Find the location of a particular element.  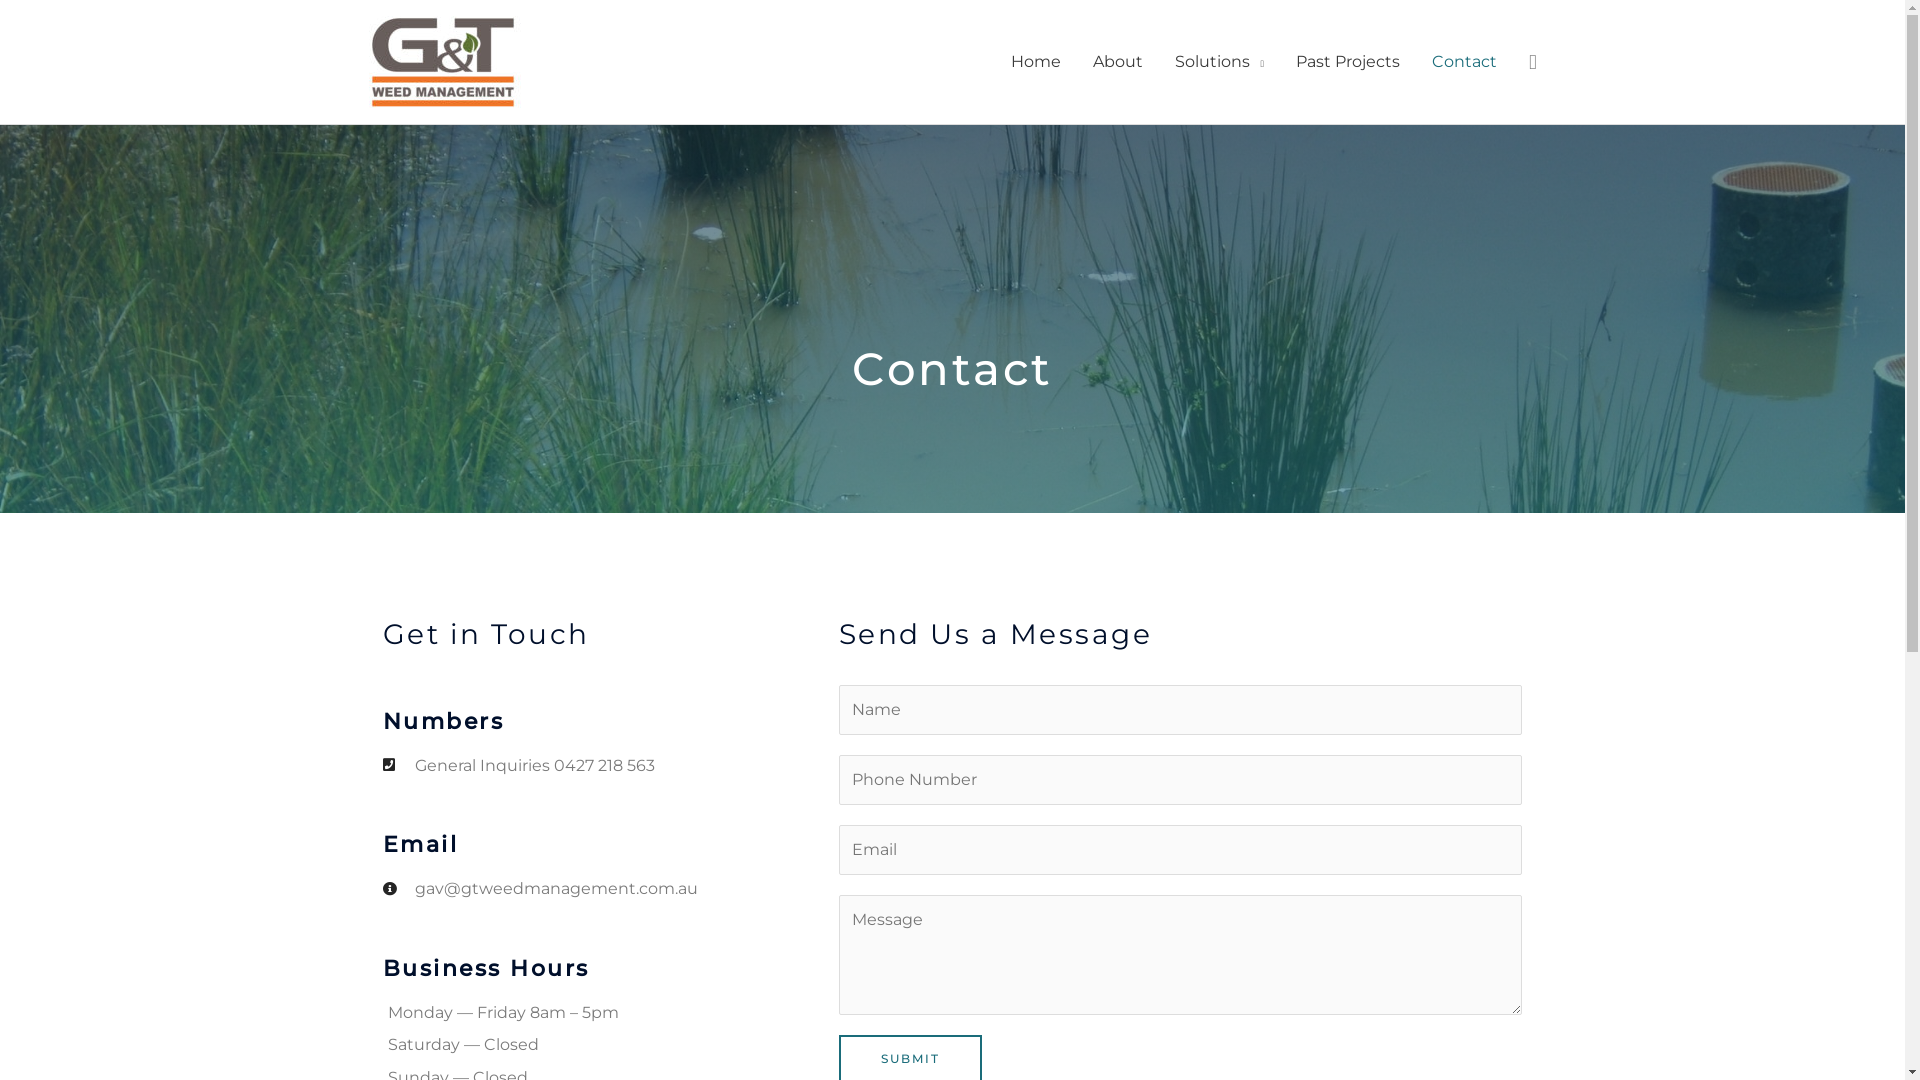

'gav@gtweedmanagement.com.au' is located at coordinates (608, 887).